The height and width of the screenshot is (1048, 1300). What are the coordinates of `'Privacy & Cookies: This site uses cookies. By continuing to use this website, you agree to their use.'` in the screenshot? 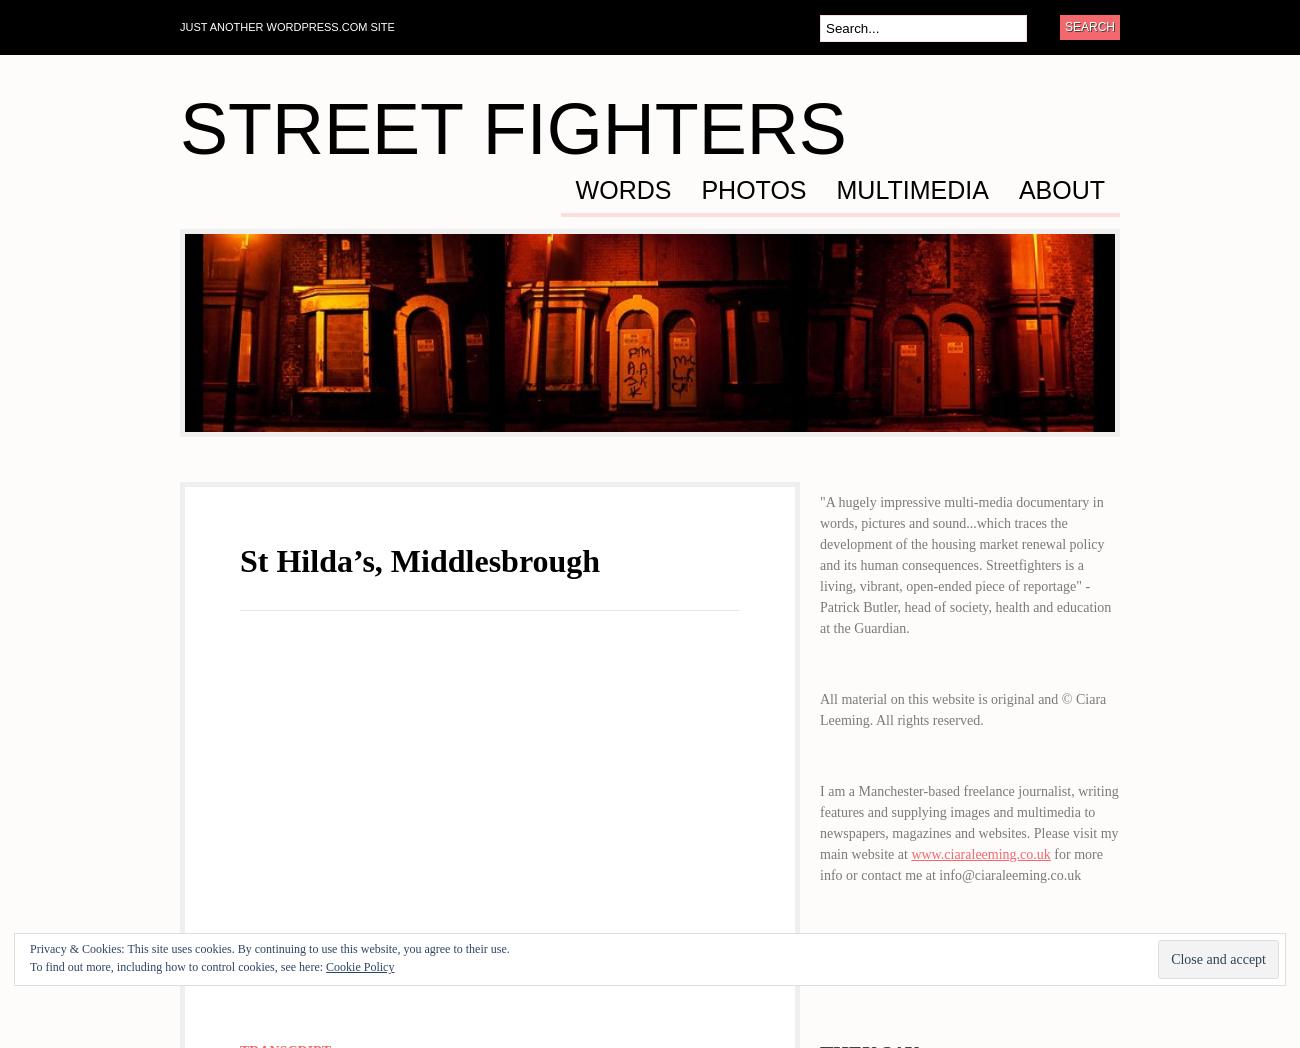 It's located at (268, 948).